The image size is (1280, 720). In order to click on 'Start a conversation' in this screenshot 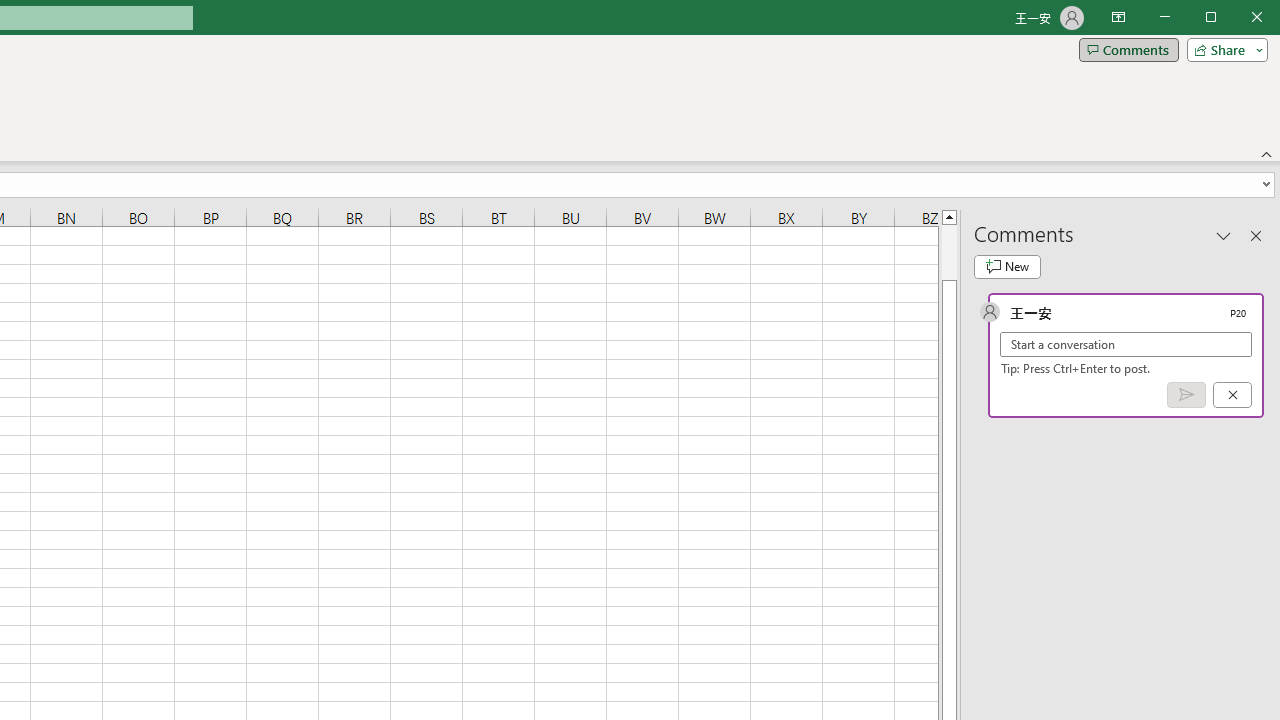, I will do `click(1126, 343)`.